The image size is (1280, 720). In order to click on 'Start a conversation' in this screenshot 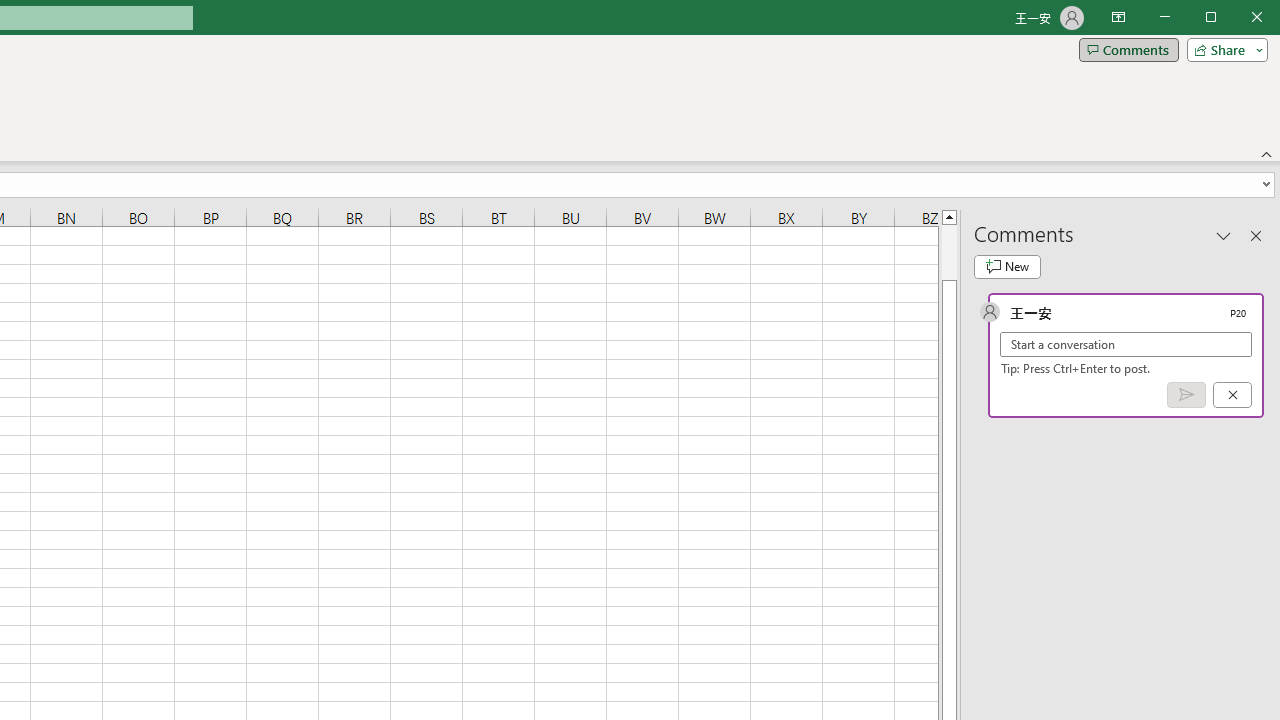, I will do `click(1126, 343)`.